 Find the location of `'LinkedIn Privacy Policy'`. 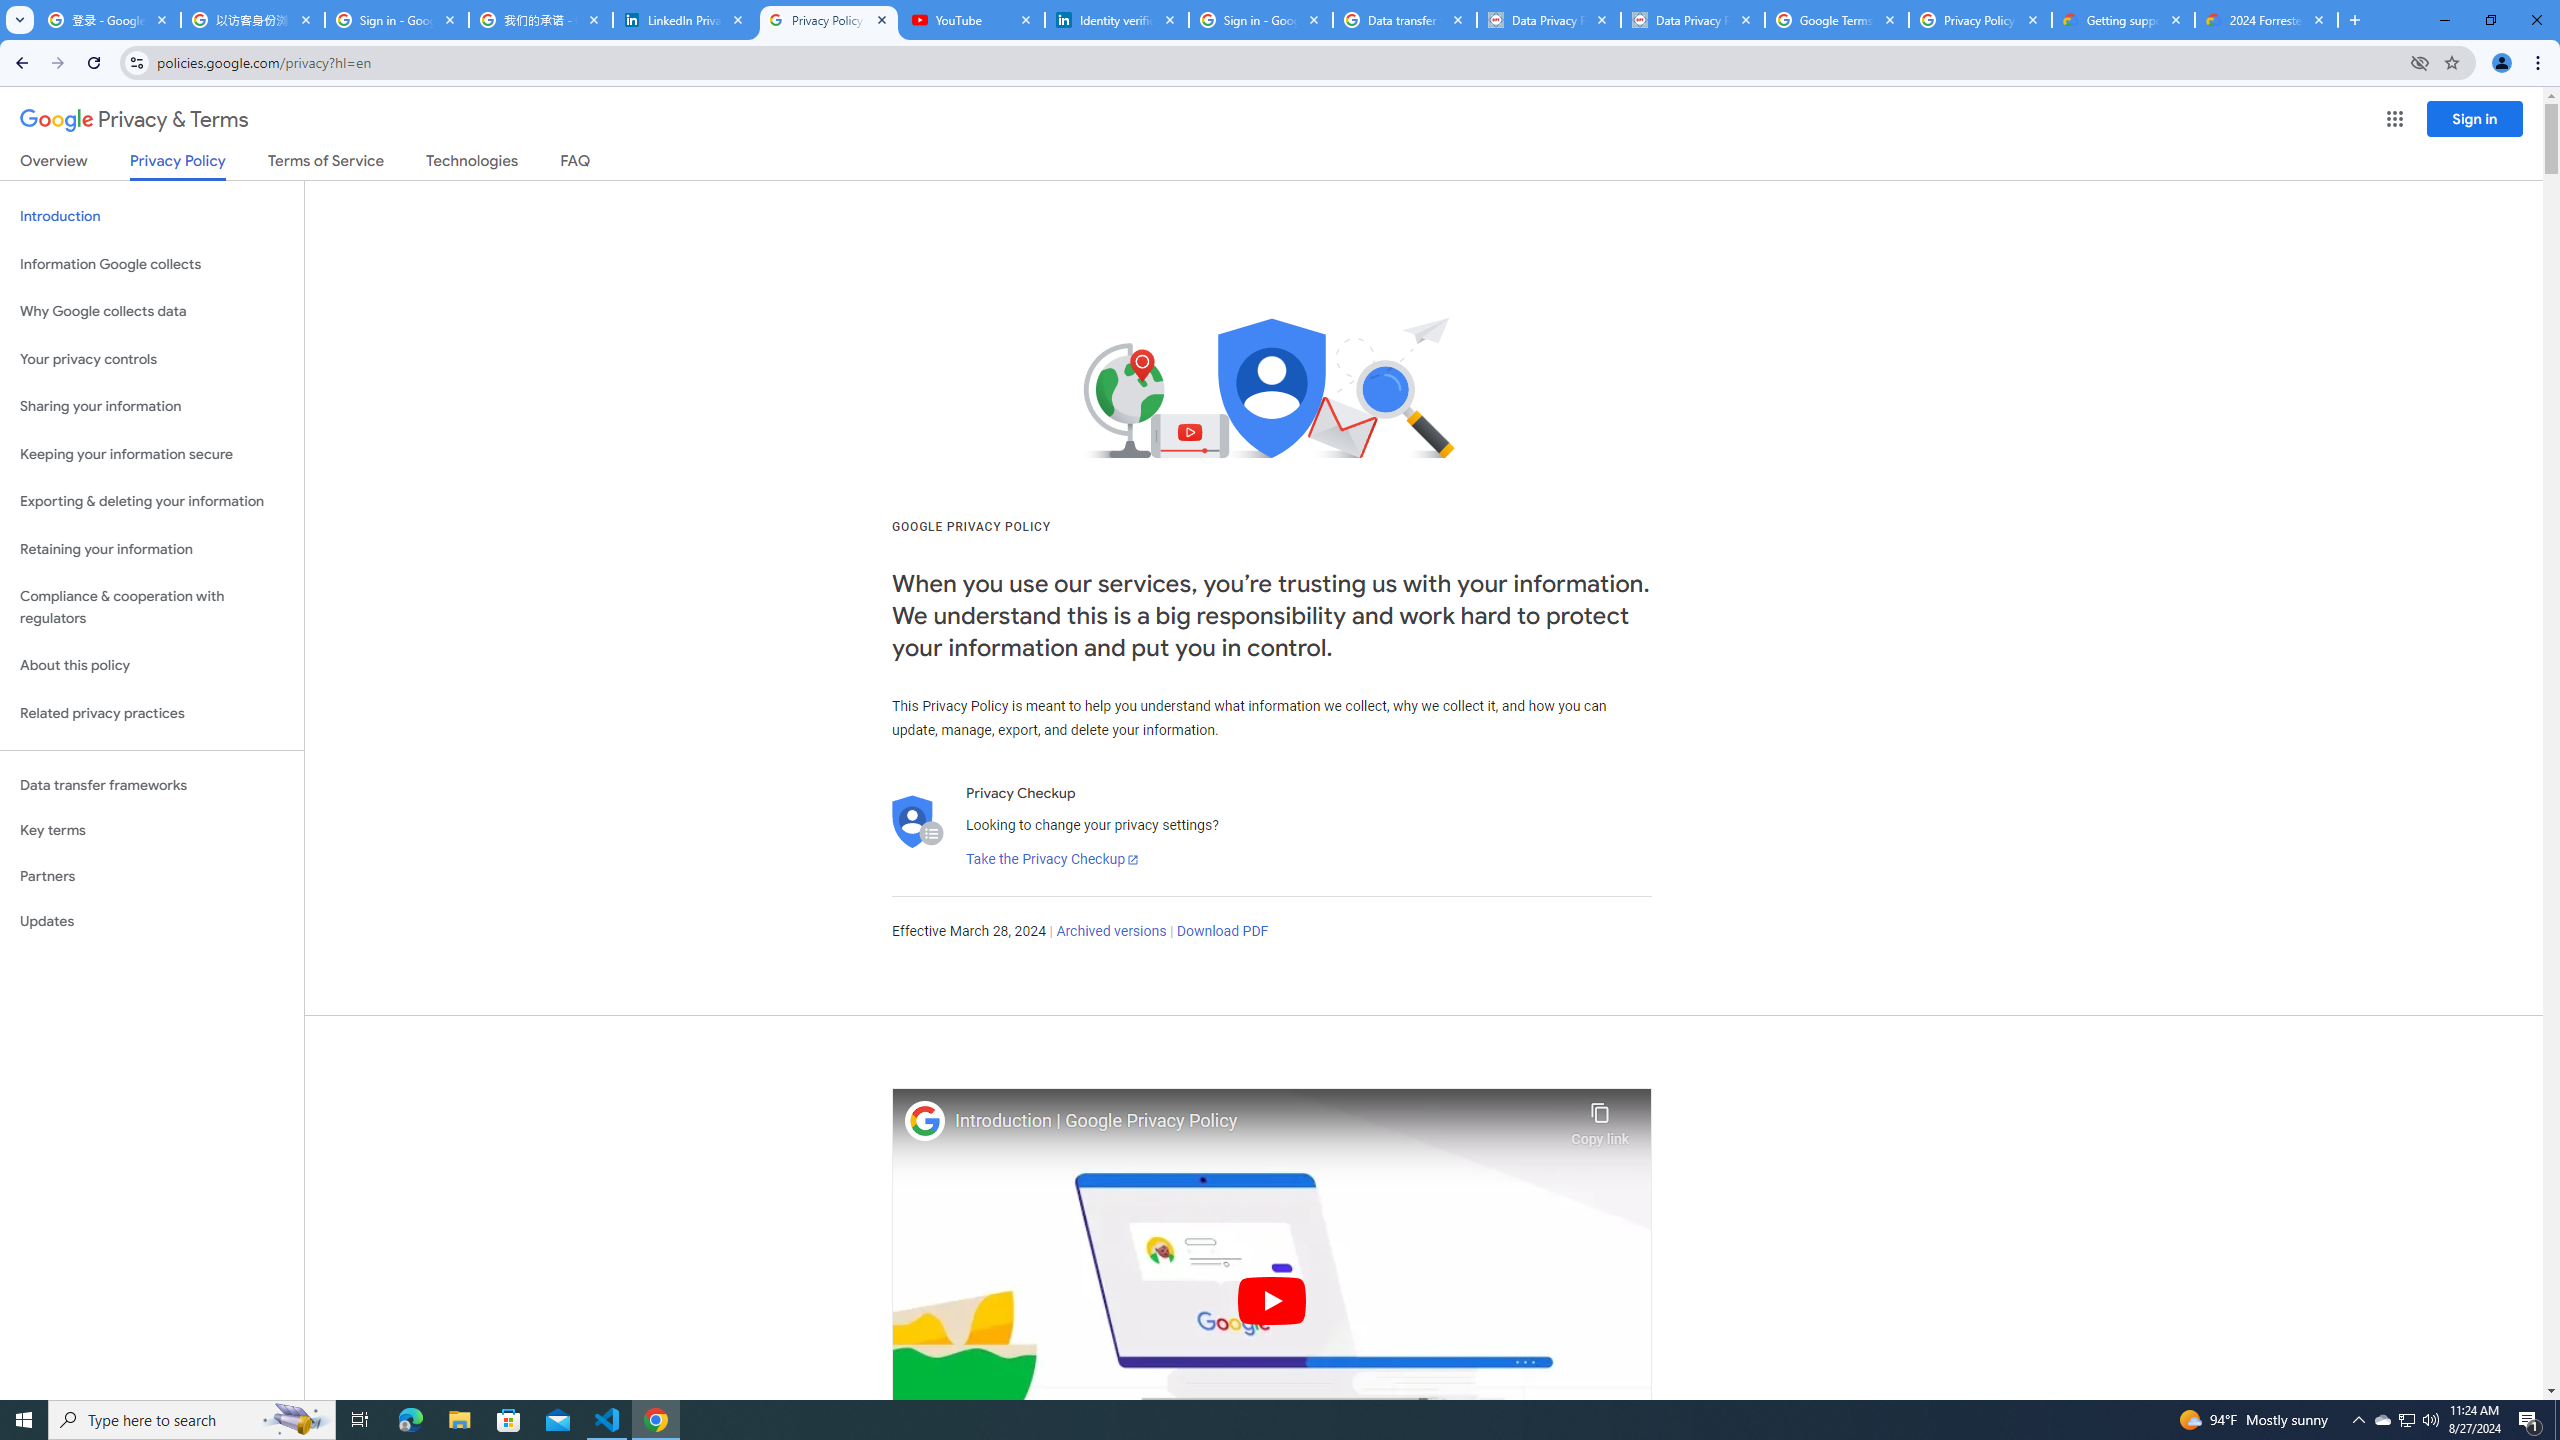

'LinkedIn Privacy Policy' is located at coordinates (684, 19).